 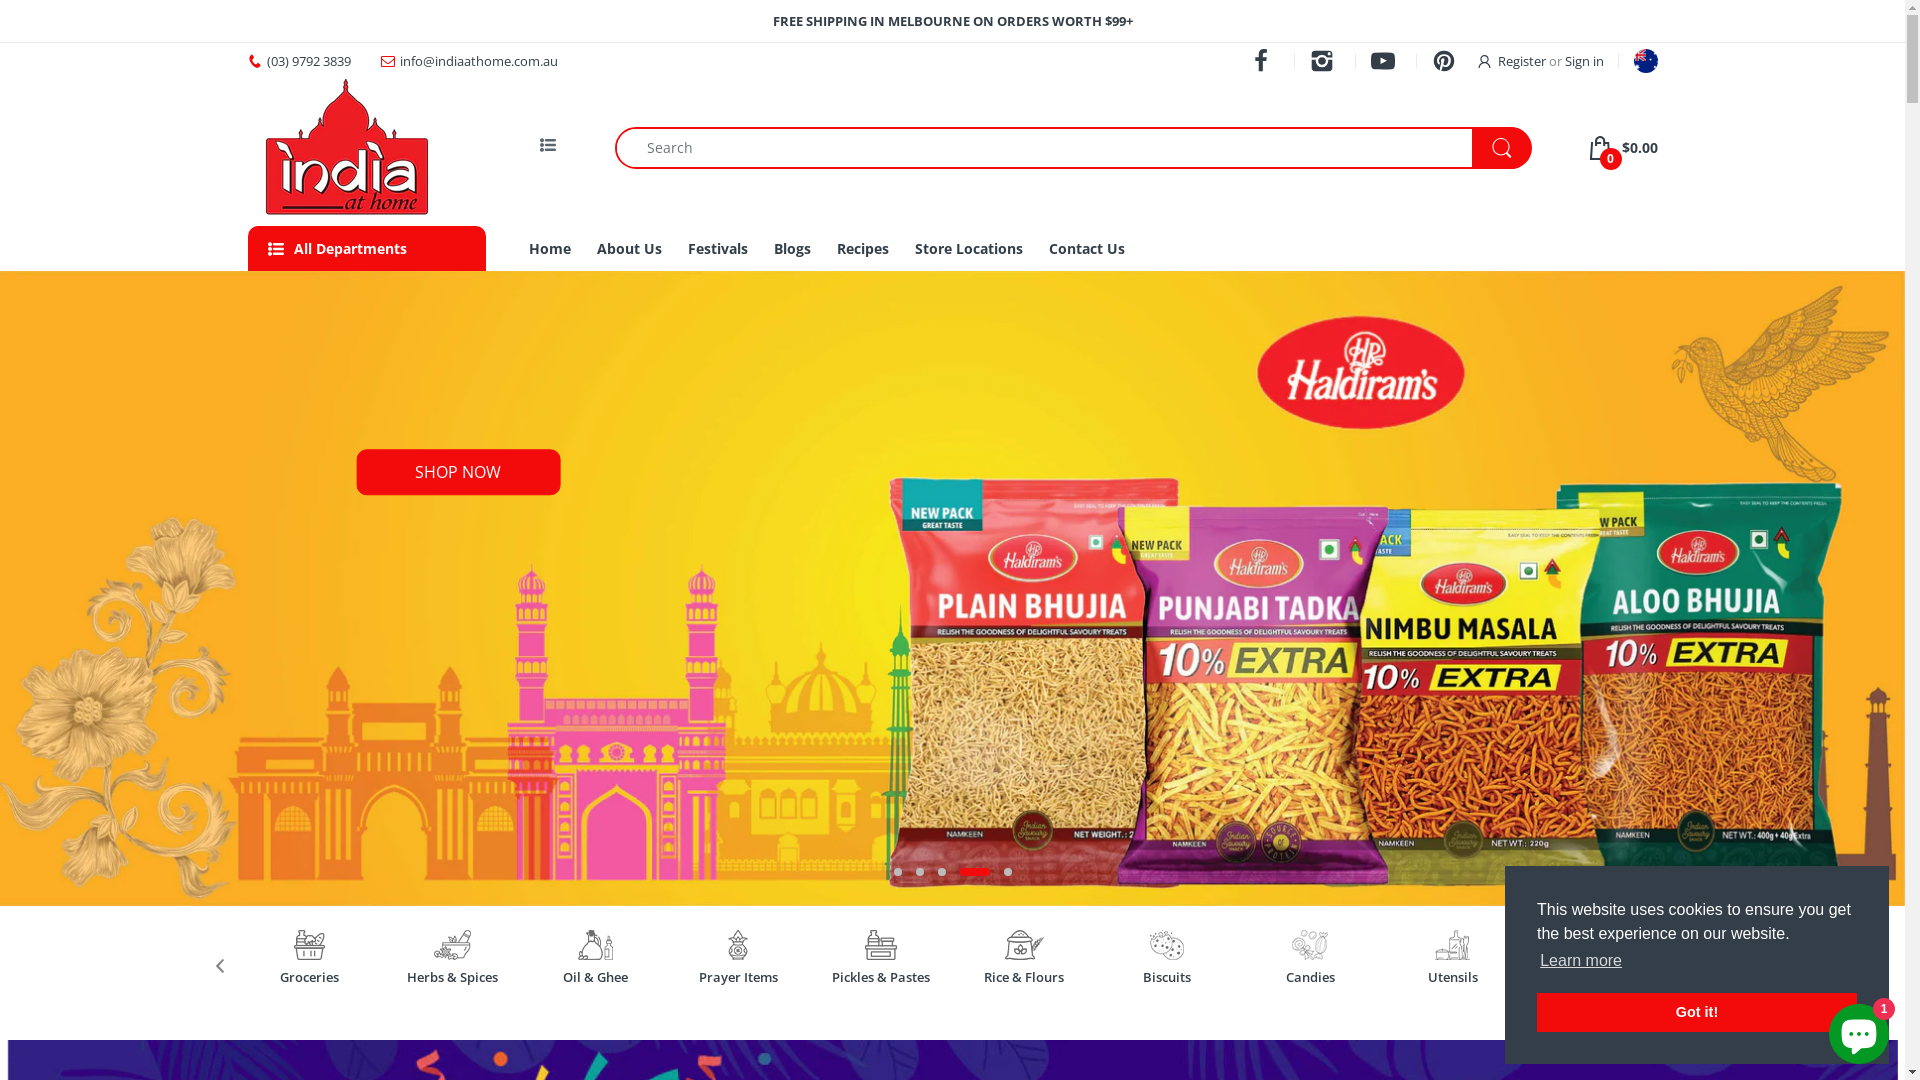 What do you see at coordinates (1453, 976) in the screenshot?
I see `'Utensils'` at bounding box center [1453, 976].